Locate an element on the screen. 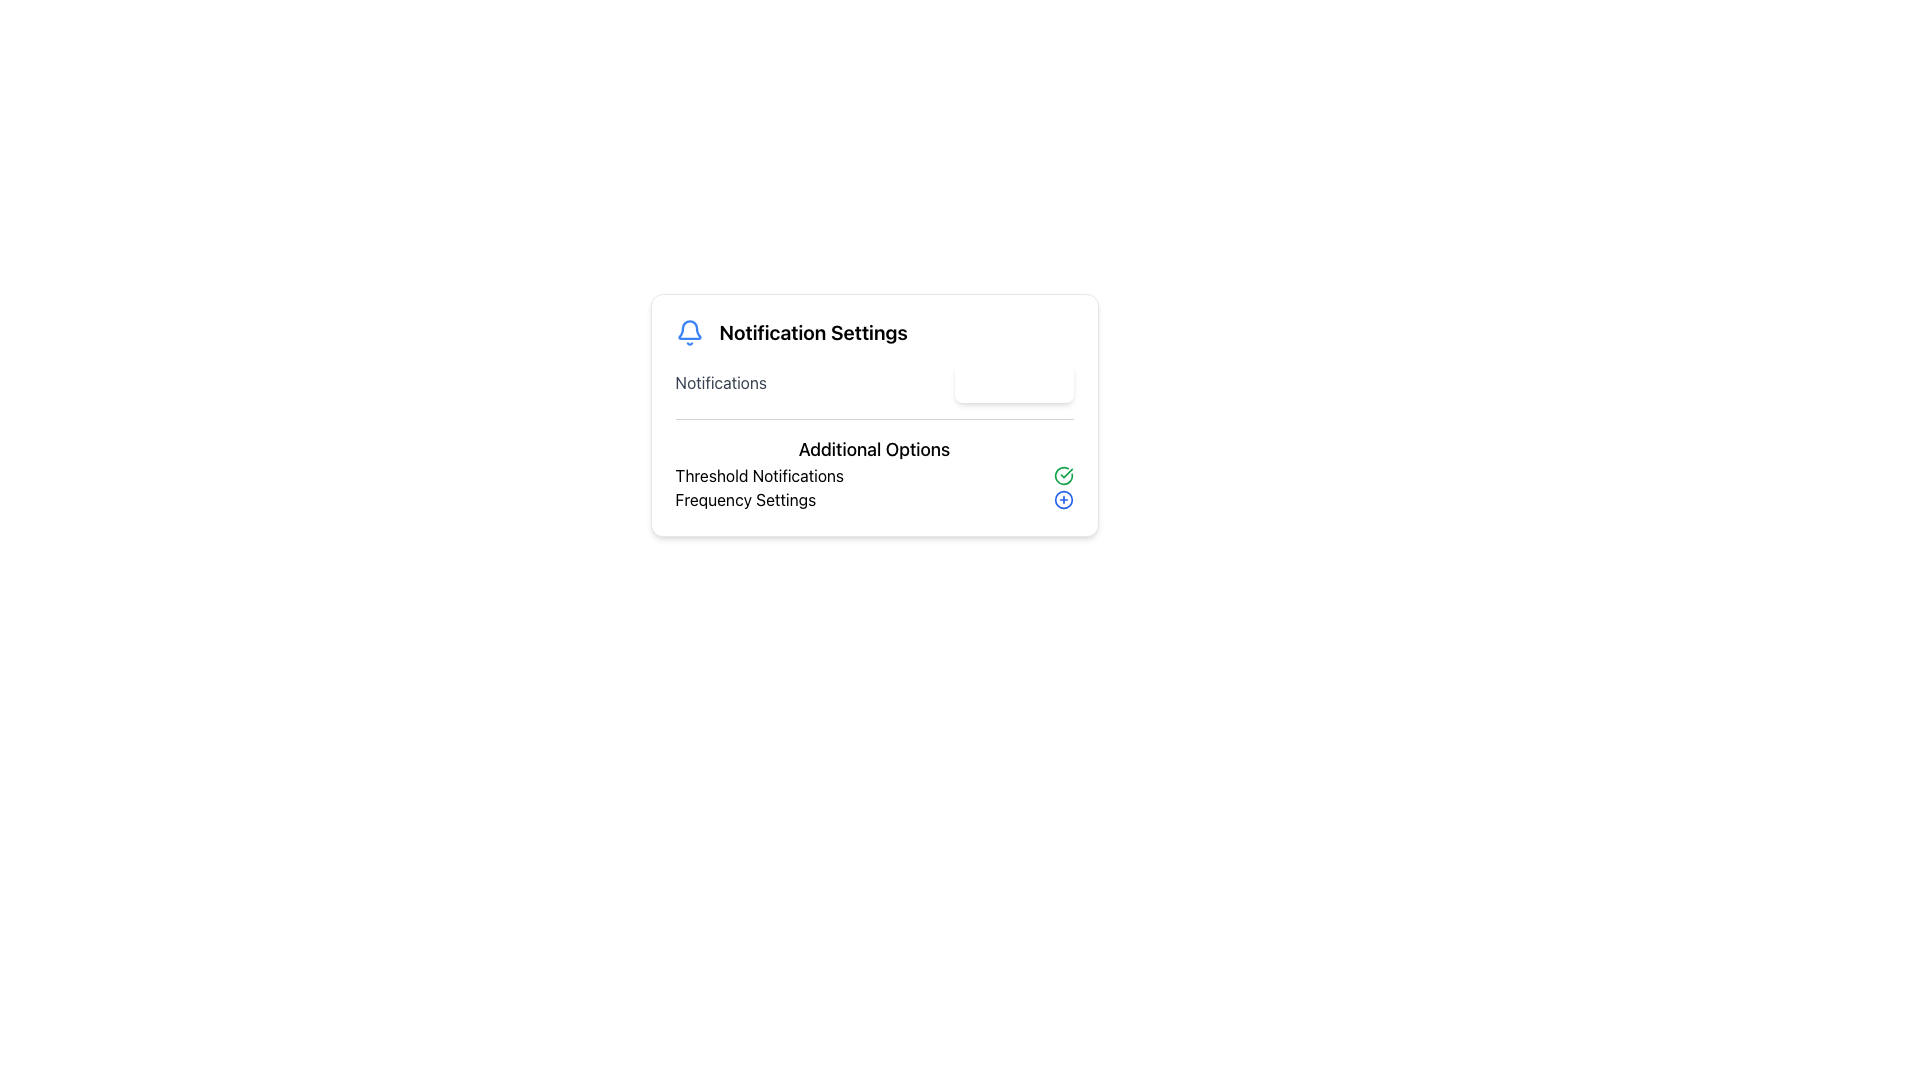  background shape of the toggle button within the 'Notification Settings' card located at the top-right corner of the interface is located at coordinates (1046, 382).